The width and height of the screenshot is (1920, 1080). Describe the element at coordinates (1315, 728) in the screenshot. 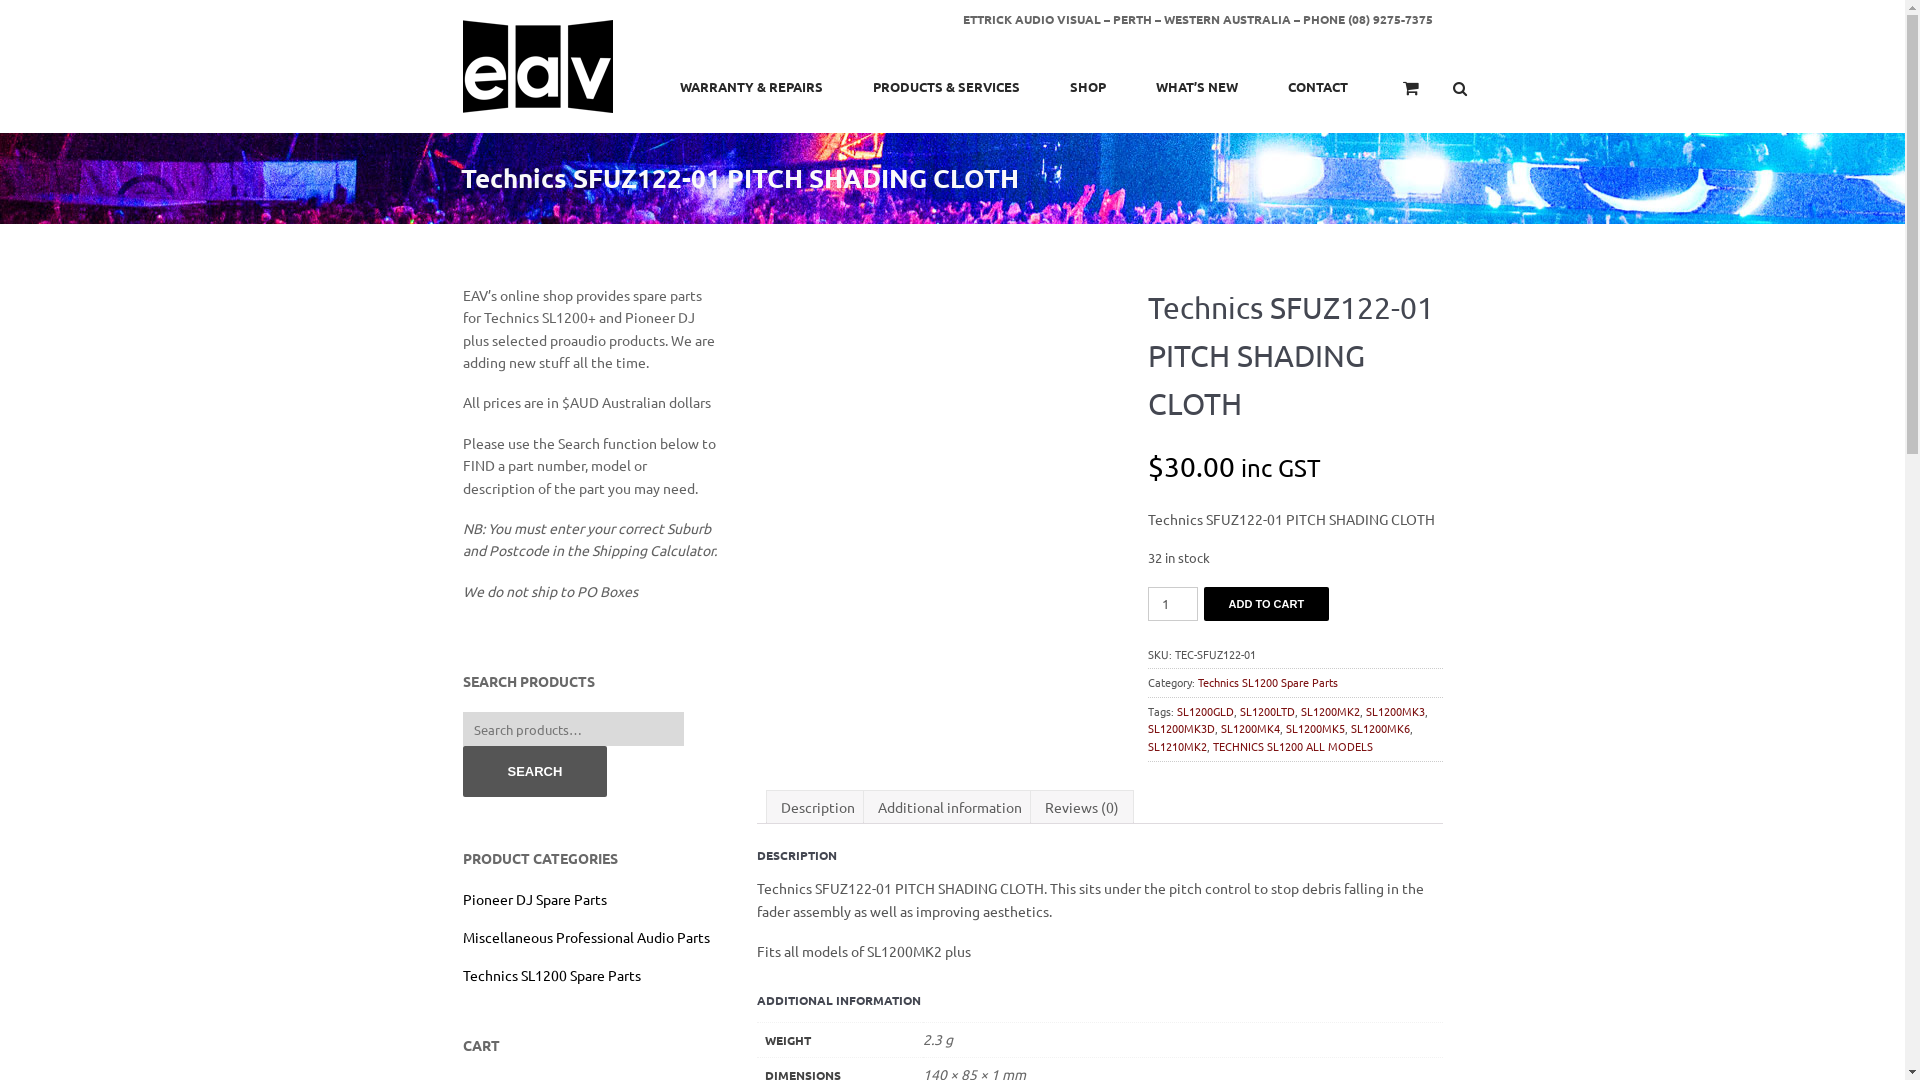

I see `'SL1200MK5'` at that location.